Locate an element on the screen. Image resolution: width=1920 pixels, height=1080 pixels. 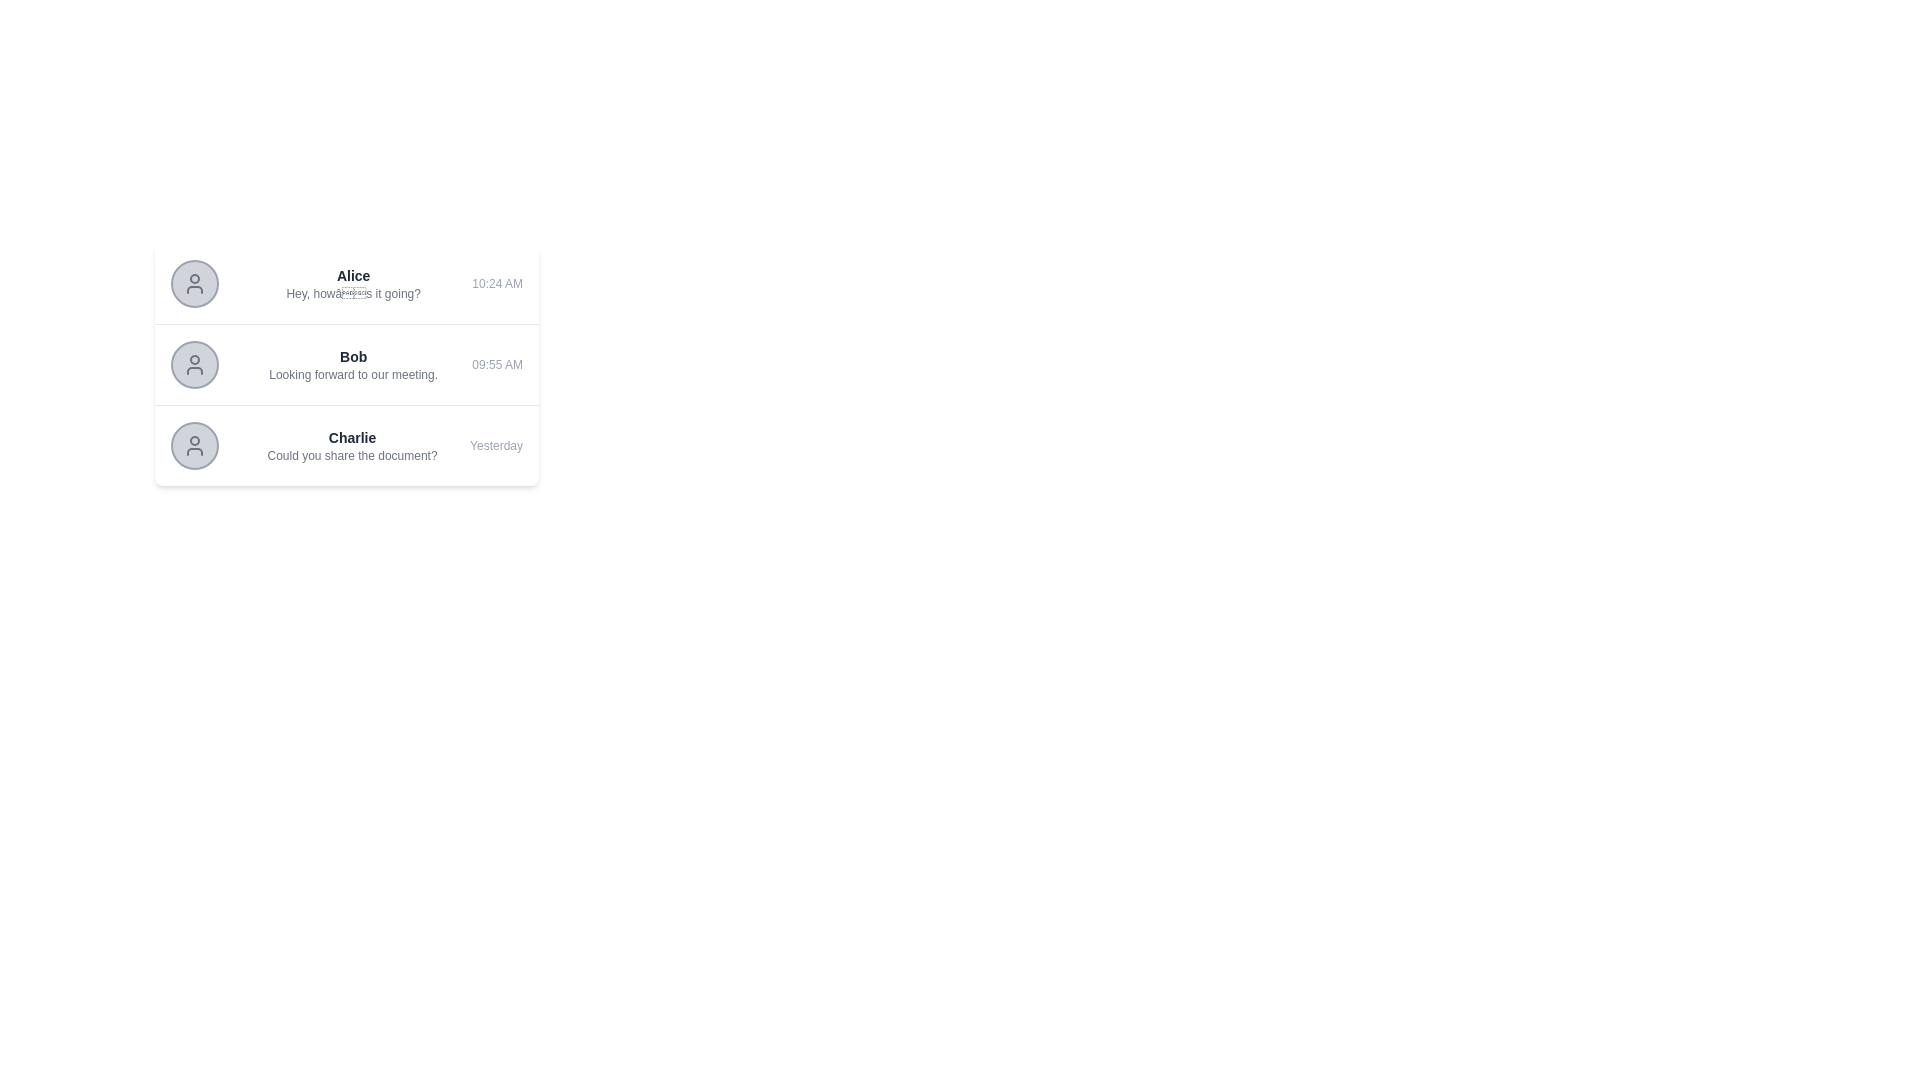
the second list item element displaying the user message from 'Bob', which includes a profile icon, message text, and timestamp is located at coordinates (346, 365).